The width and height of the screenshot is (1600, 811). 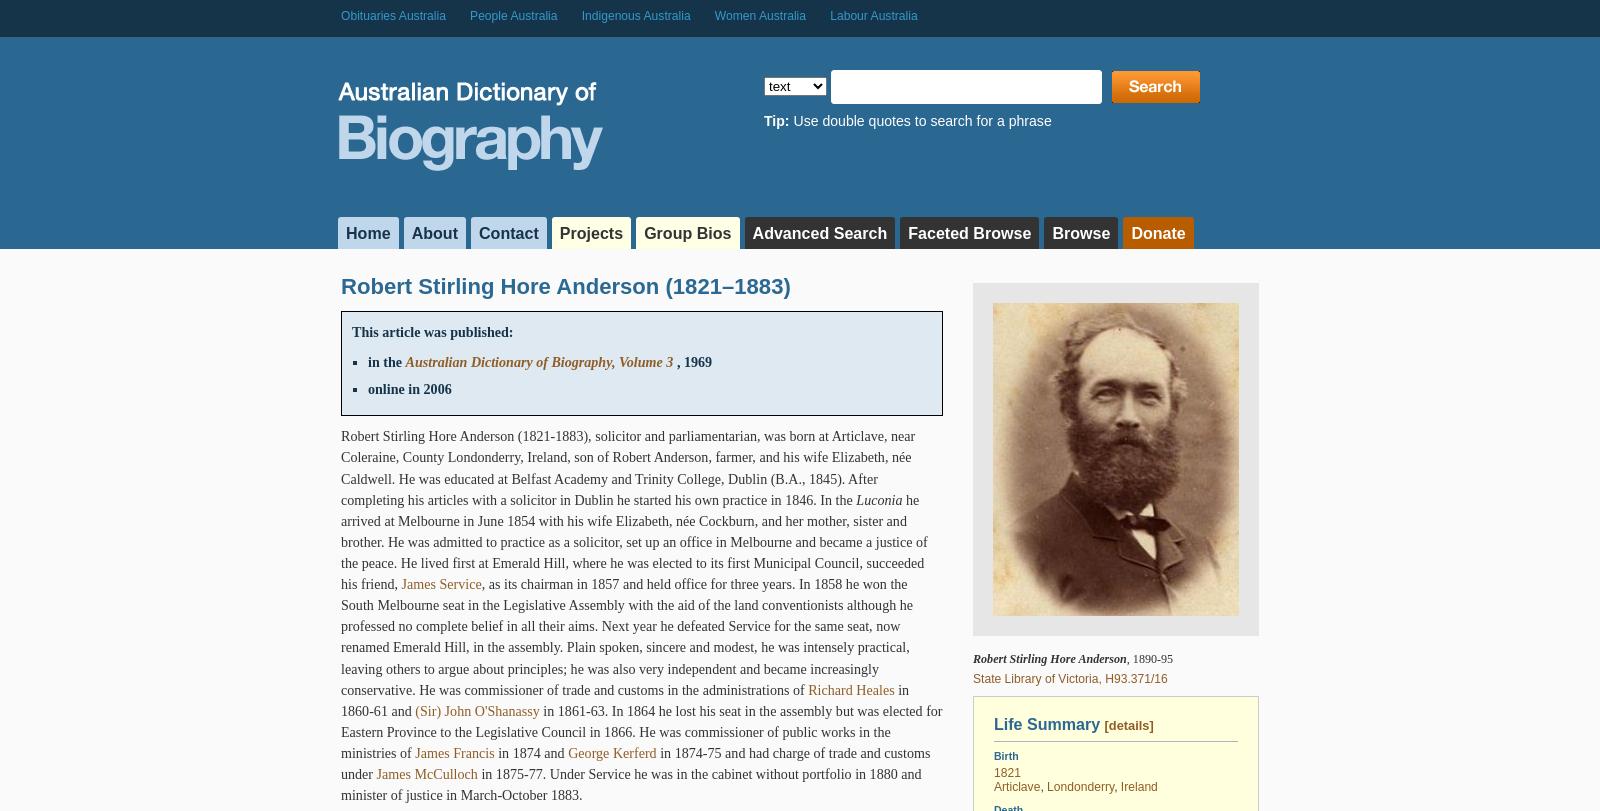 What do you see at coordinates (507, 233) in the screenshot?
I see `'Contact'` at bounding box center [507, 233].